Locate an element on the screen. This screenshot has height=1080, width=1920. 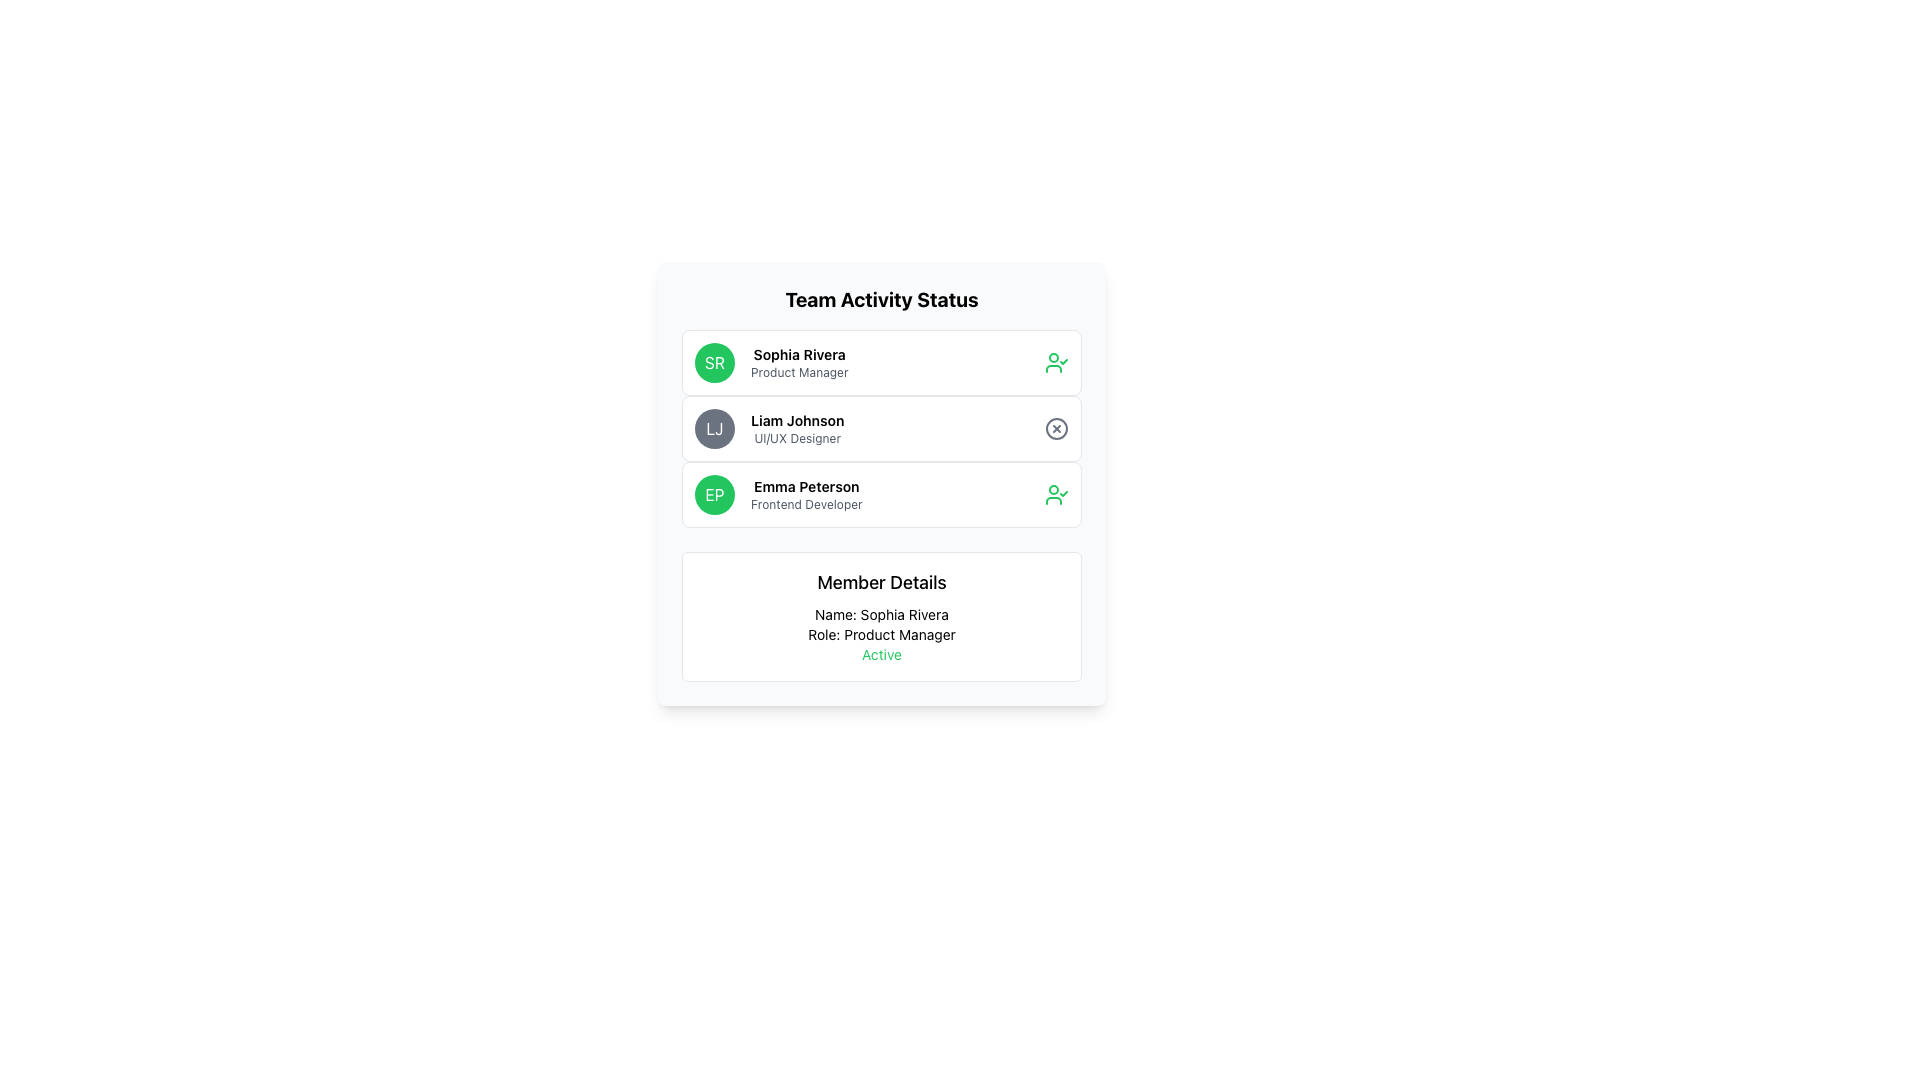
text label that describes the role or title of the user 'Liam Johnson', which is located below the name in the second entry of the user profile list is located at coordinates (796, 438).